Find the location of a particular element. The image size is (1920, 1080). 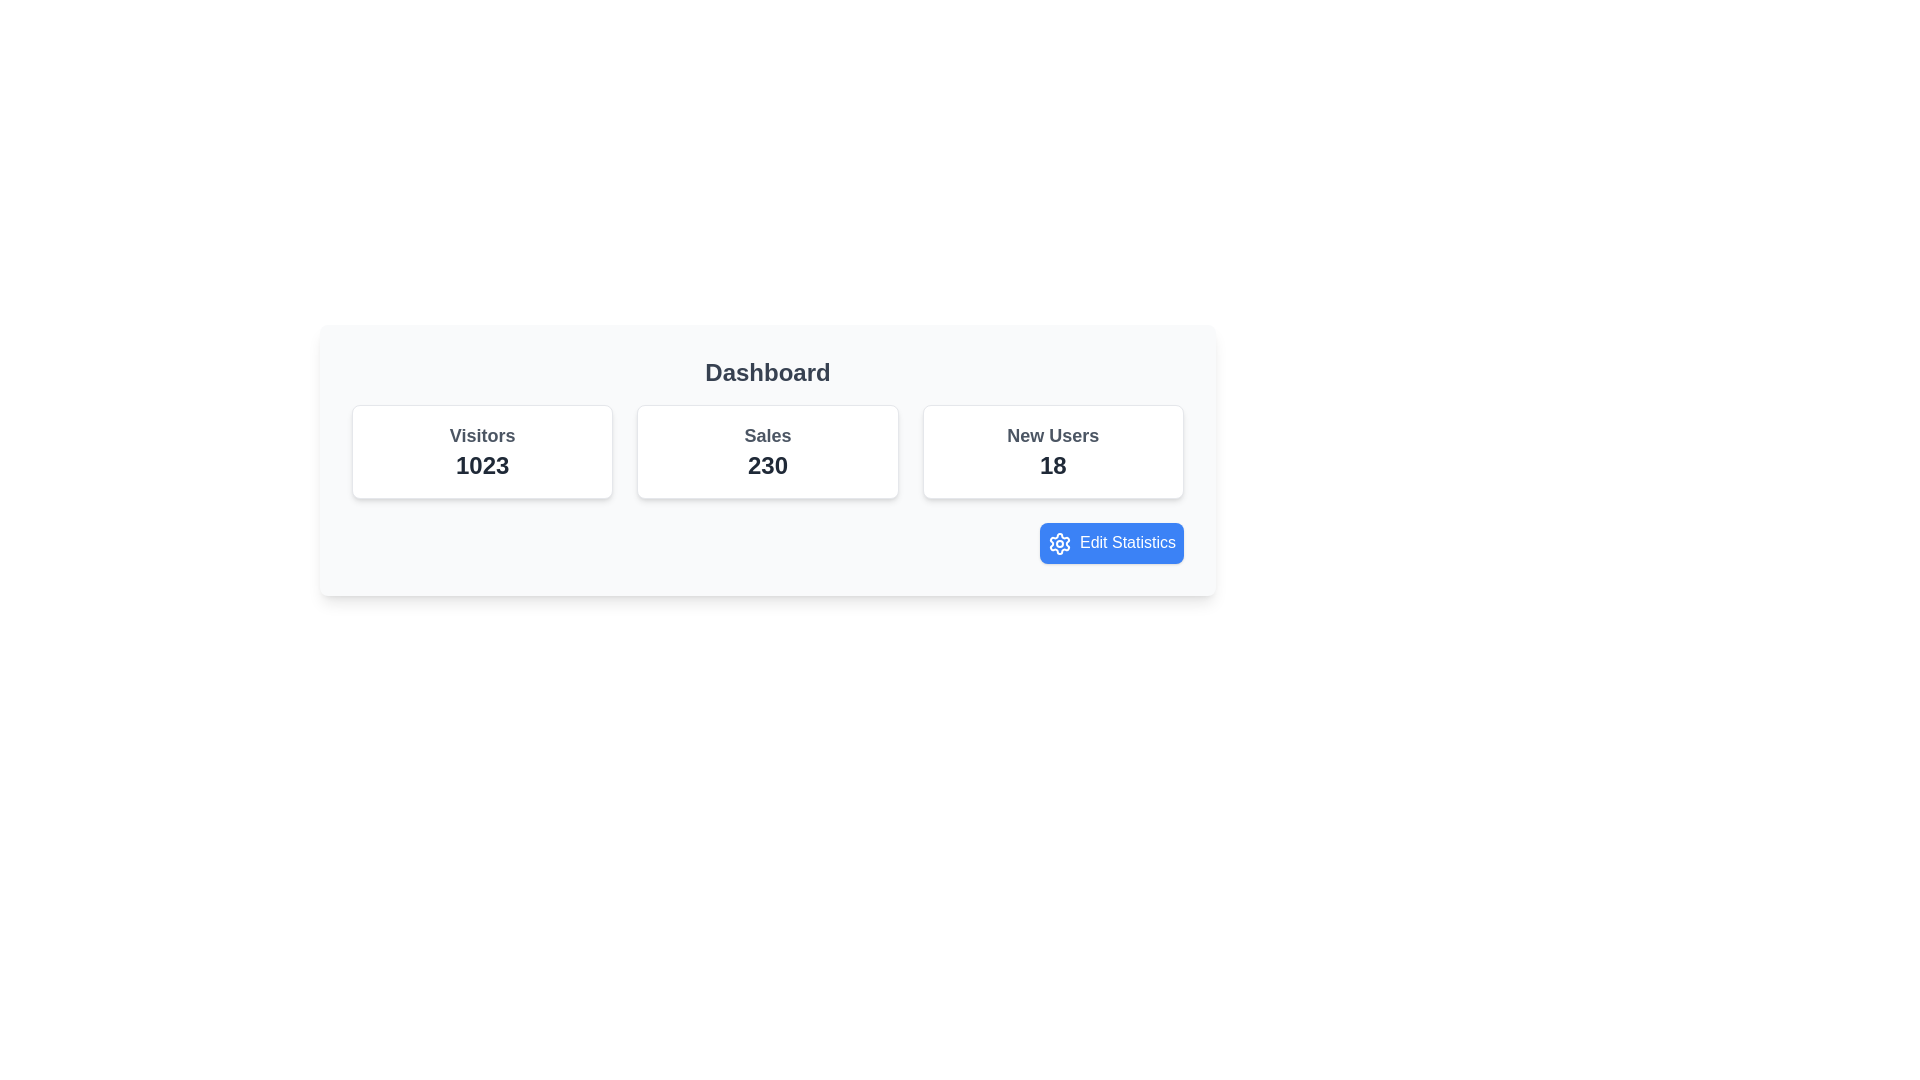

displayed number '1023' on the information card labeled 'Visitors', which is the first card in a horizontal row of three cards is located at coordinates (482, 451).